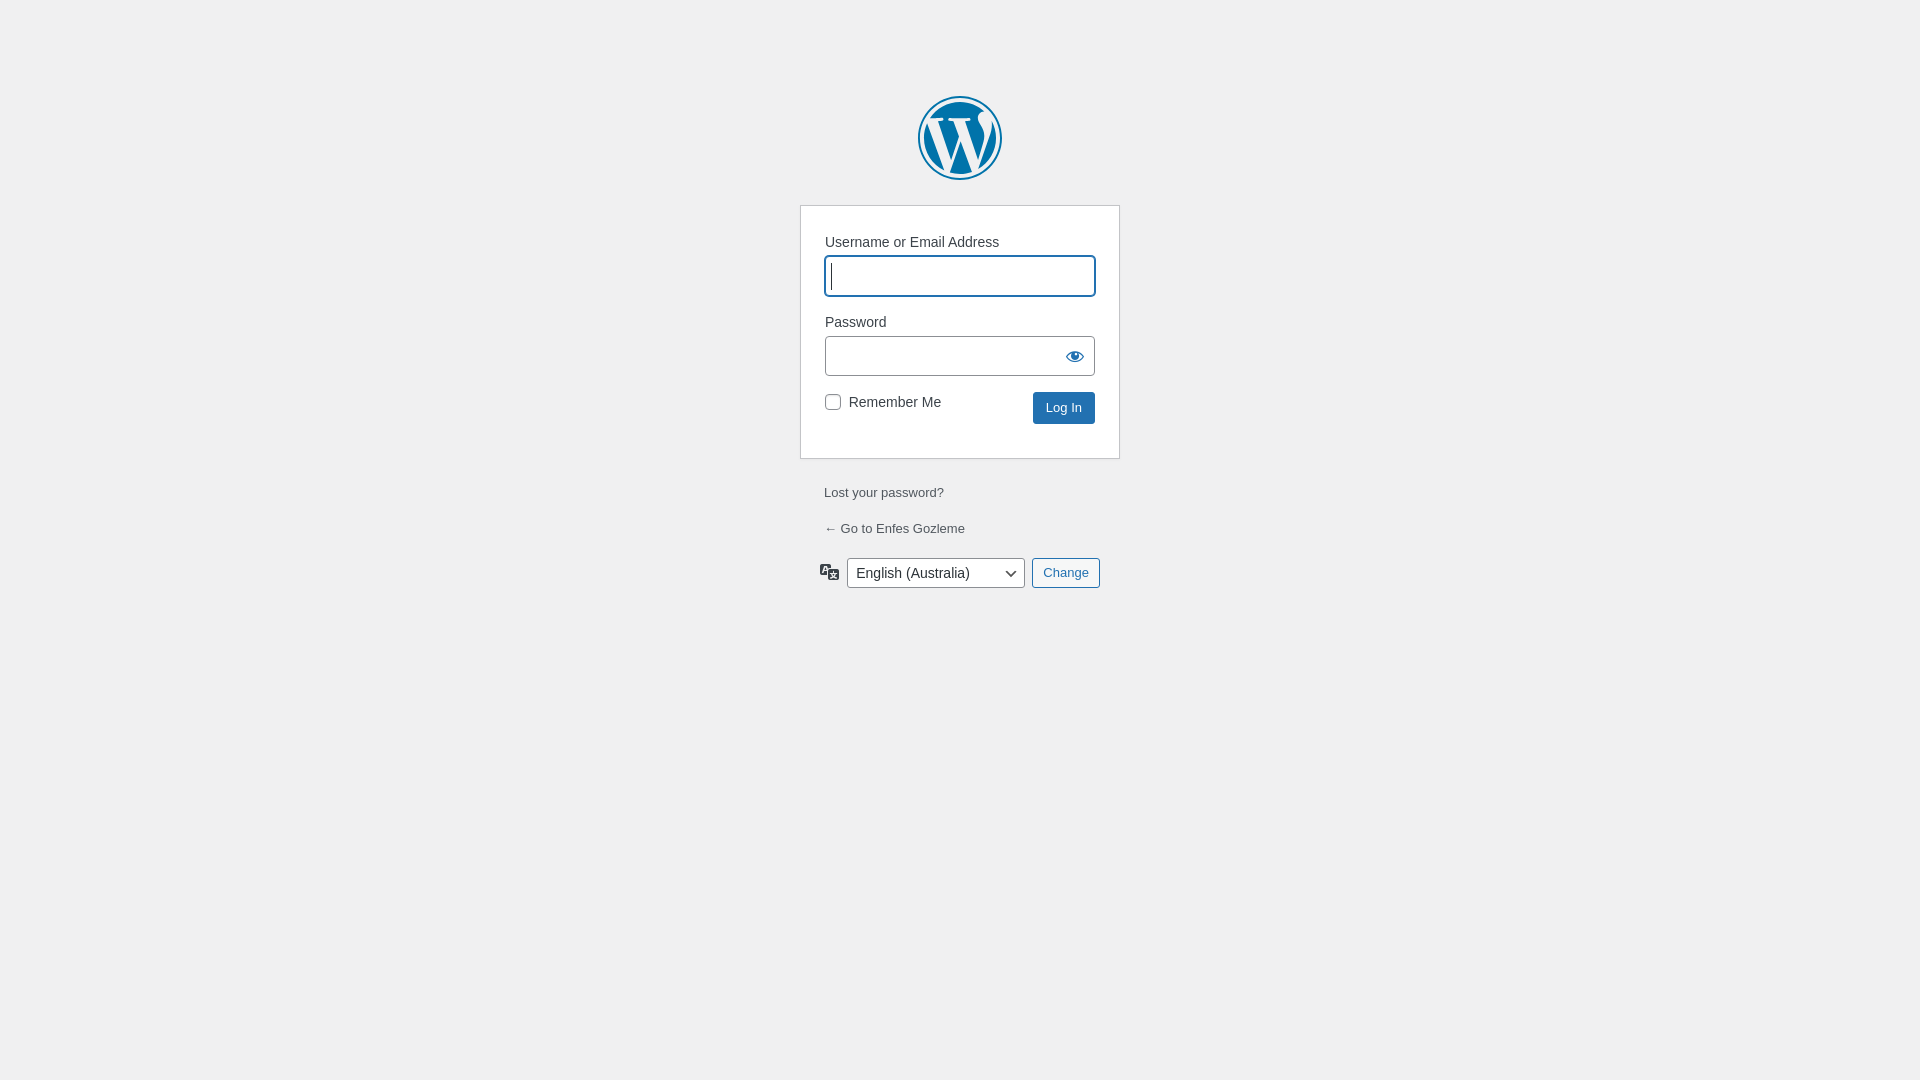 The width and height of the screenshot is (1920, 1080). What do you see at coordinates (1063, 407) in the screenshot?
I see `'Log In'` at bounding box center [1063, 407].